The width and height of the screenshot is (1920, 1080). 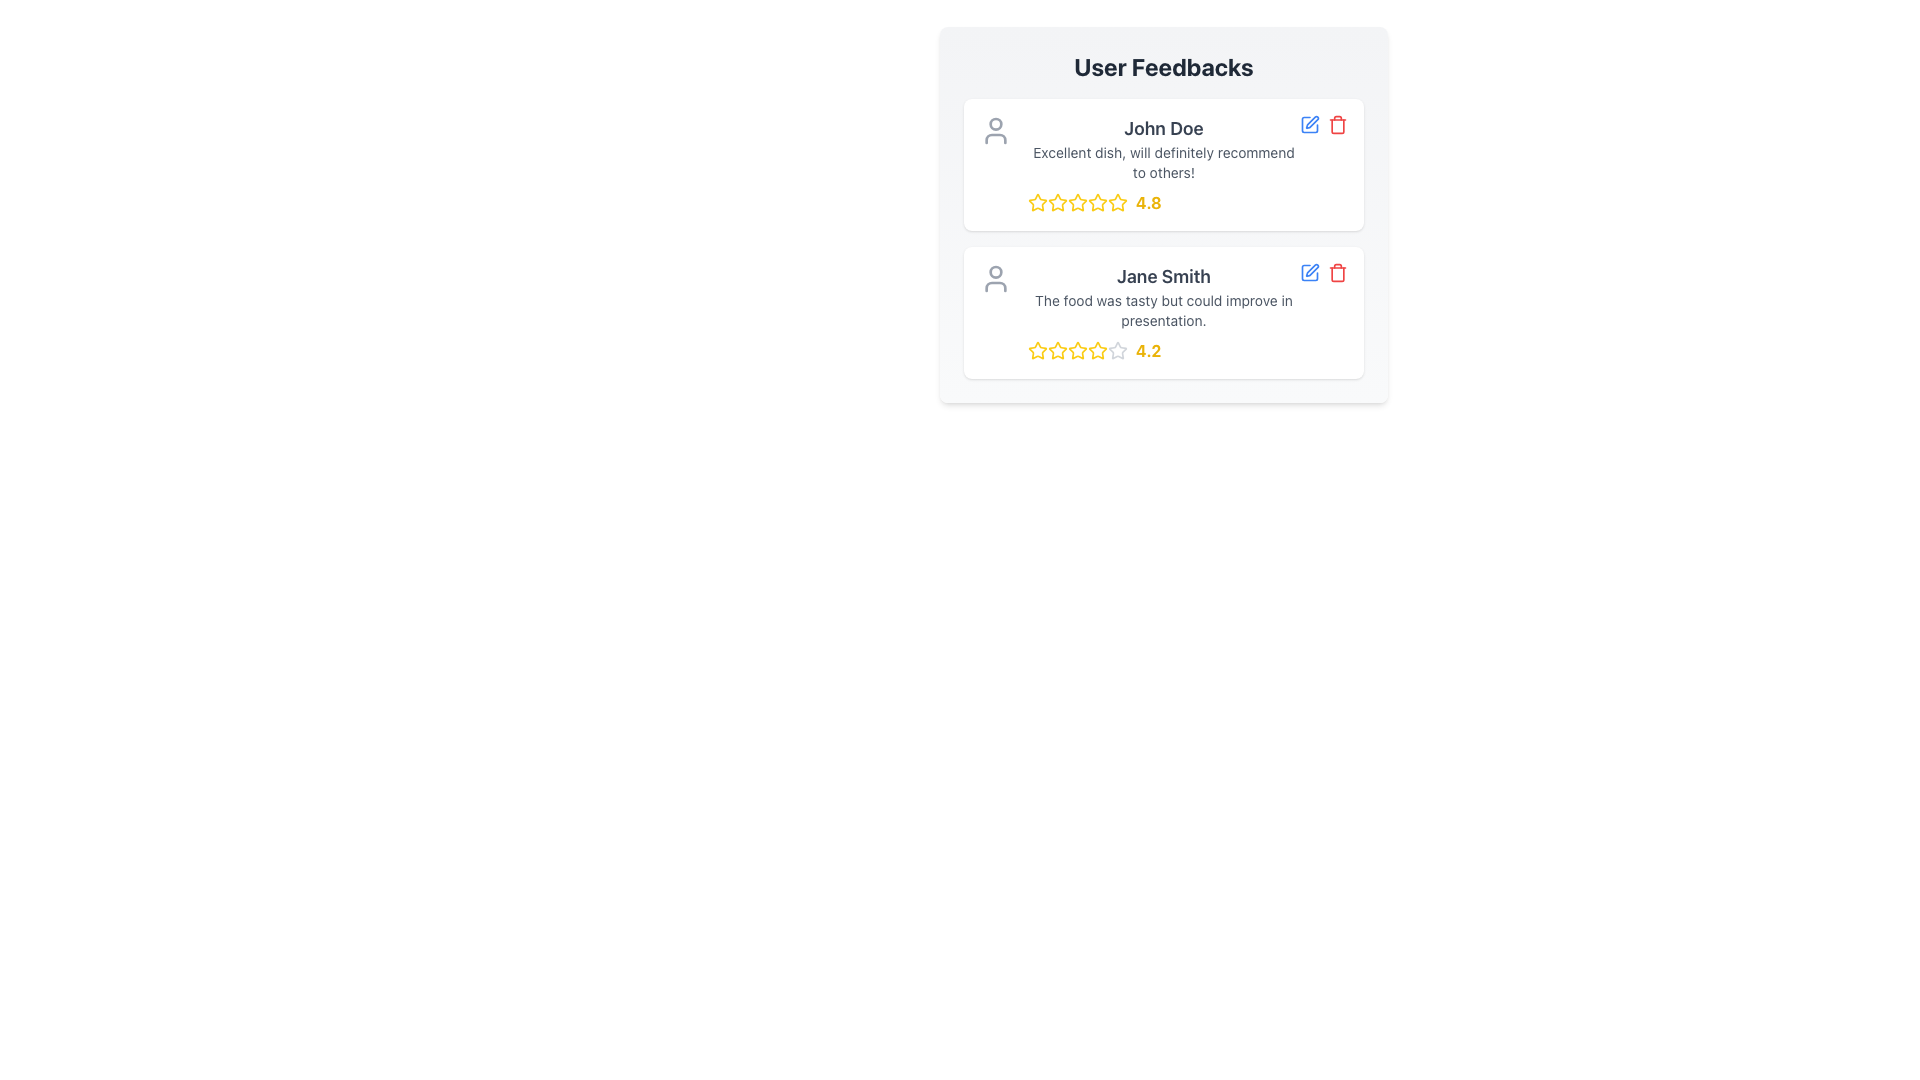 I want to click on the SVG Circle that represents the head in the user profile icon located to the left of the name 'John Doe' in the first feedback card under 'User Feedbacks', so click(x=996, y=123).